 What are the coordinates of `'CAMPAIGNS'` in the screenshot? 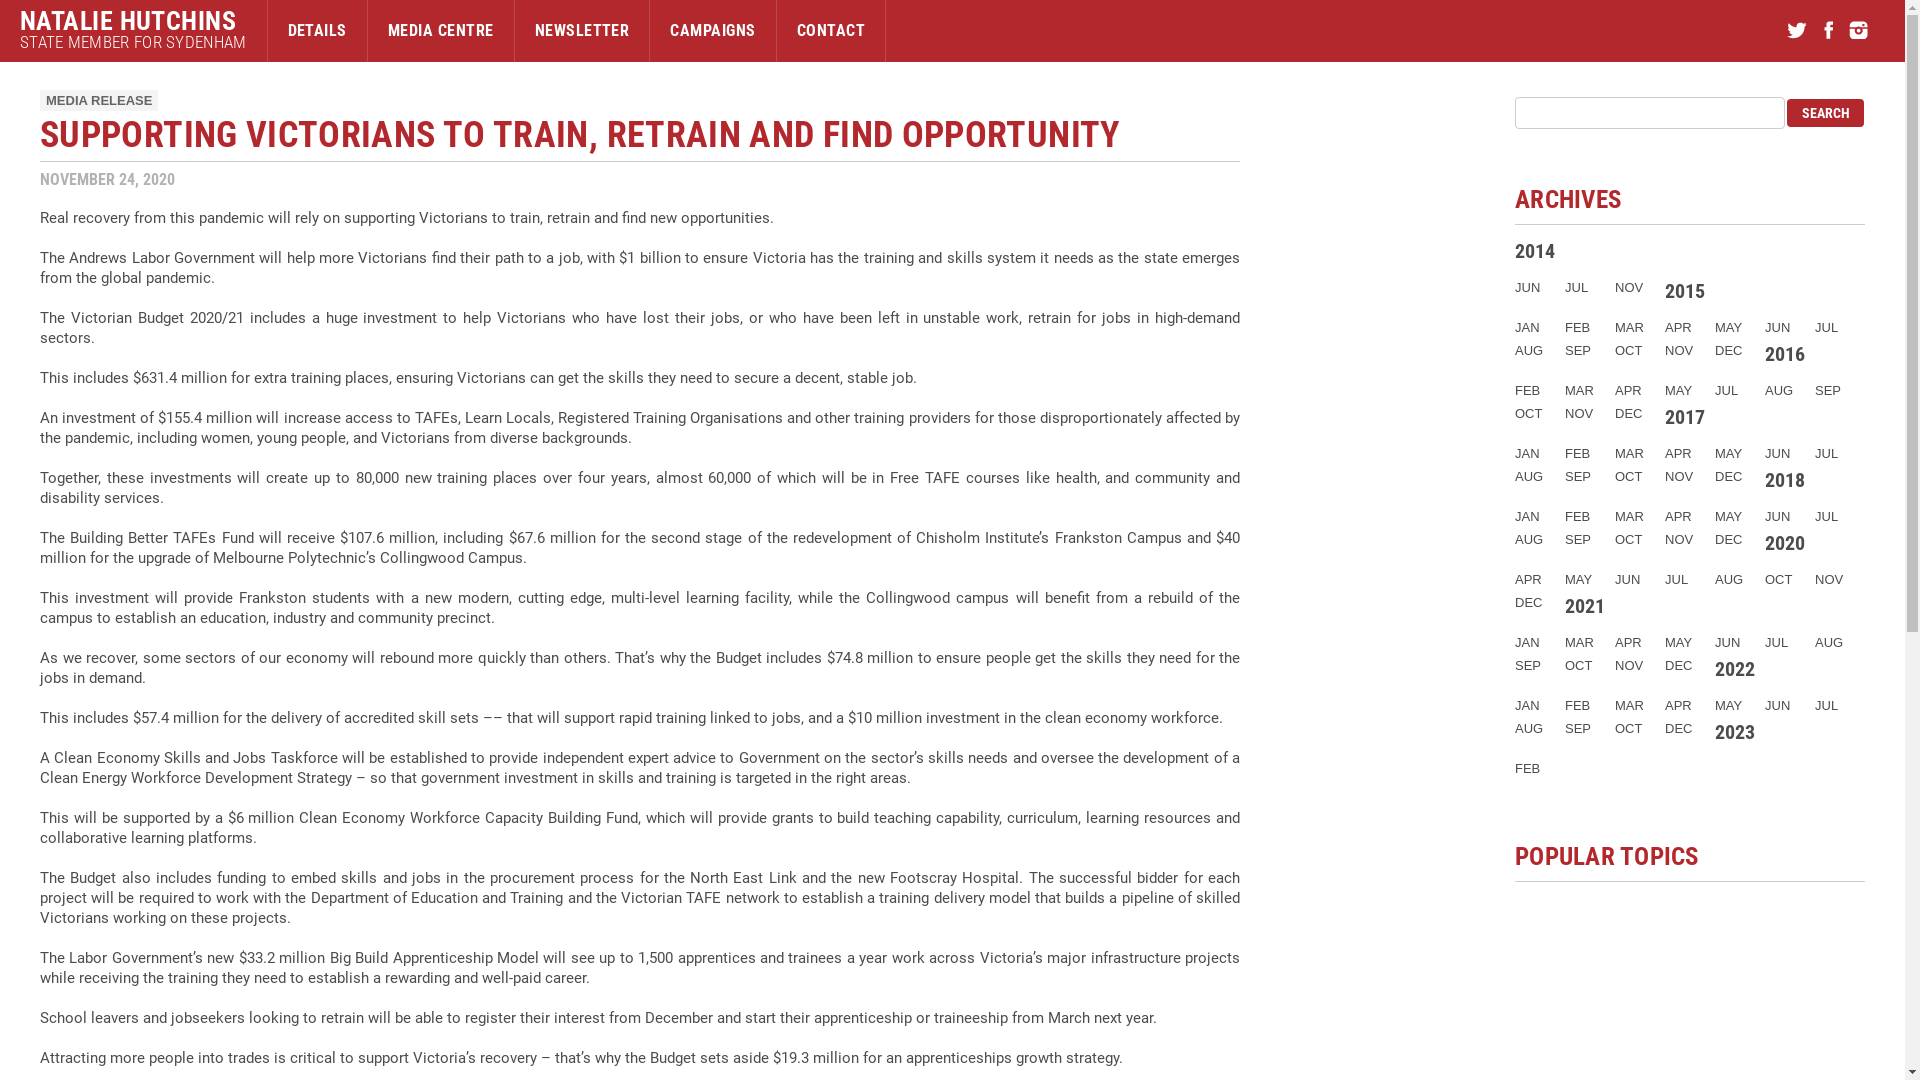 It's located at (712, 30).